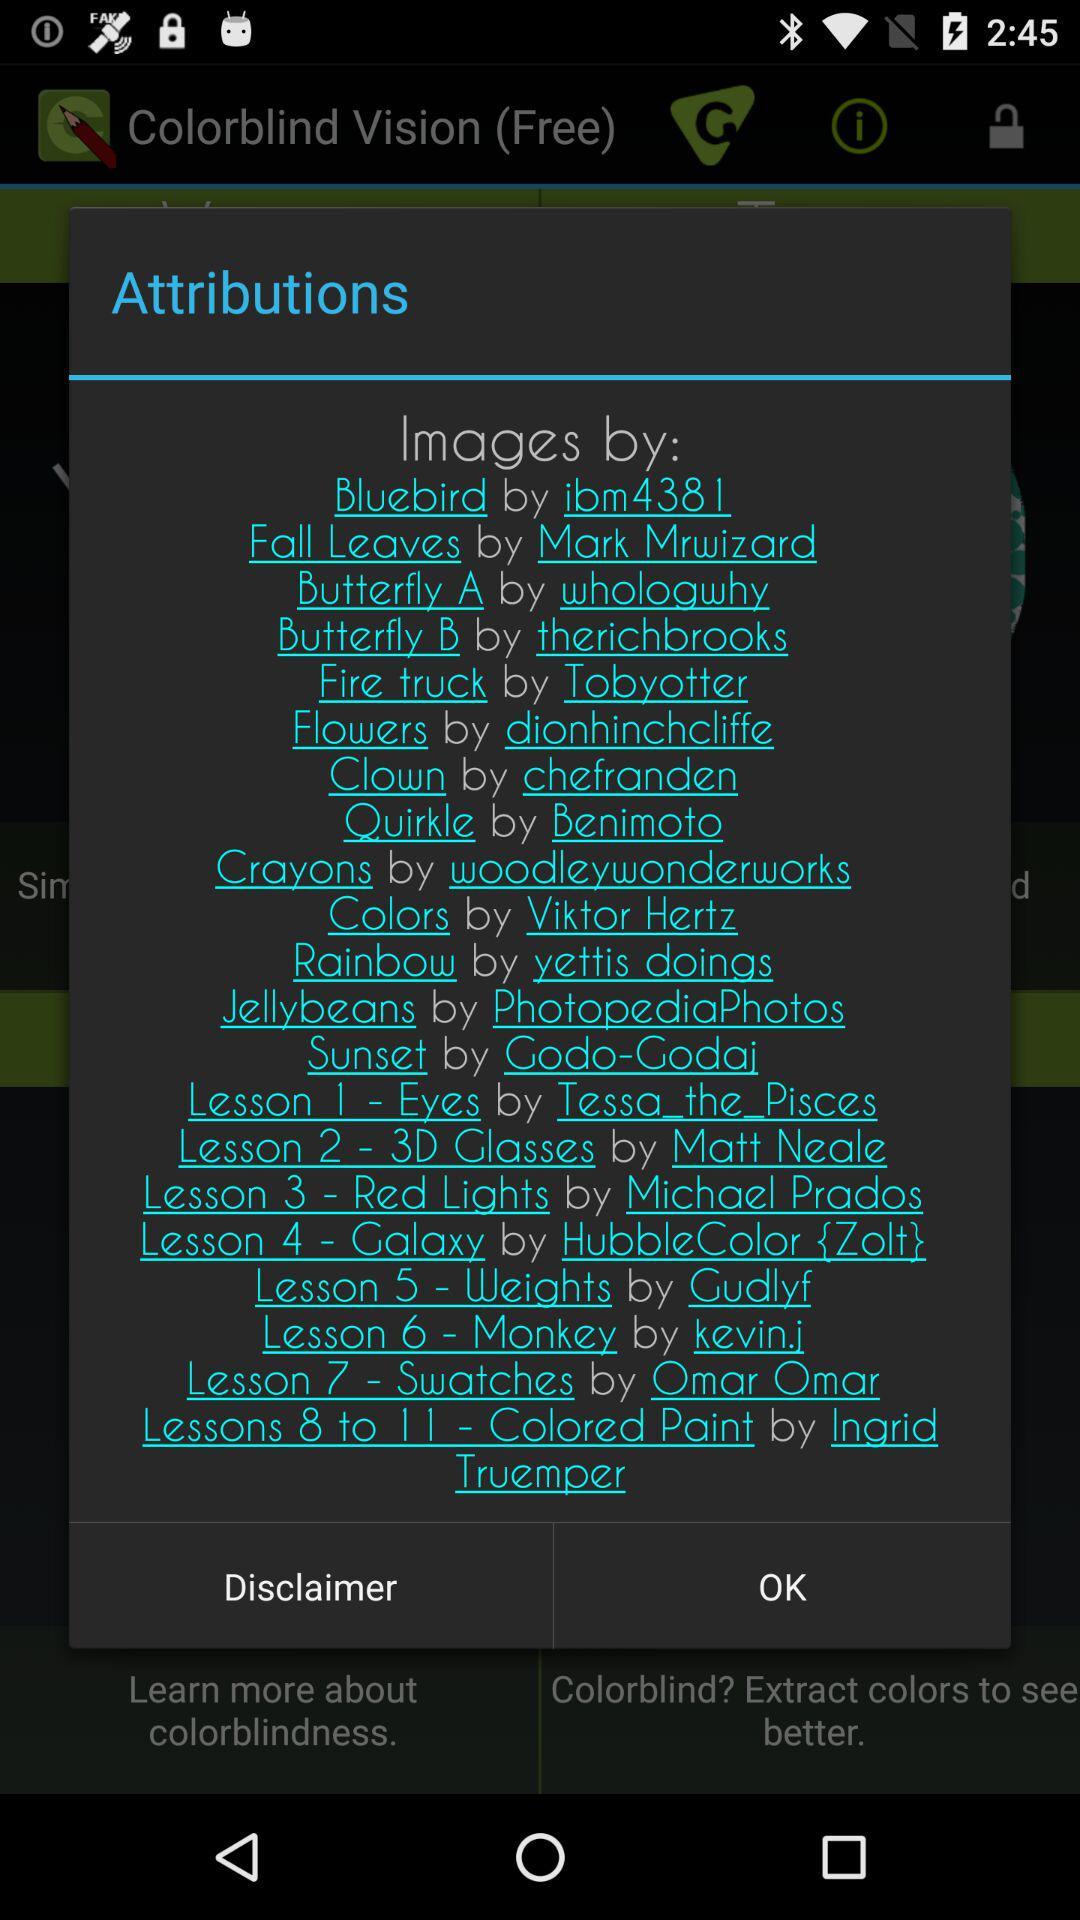 The image size is (1080, 1920). What do you see at coordinates (781, 1585) in the screenshot?
I see `the icon to the right of the disclaimer` at bounding box center [781, 1585].